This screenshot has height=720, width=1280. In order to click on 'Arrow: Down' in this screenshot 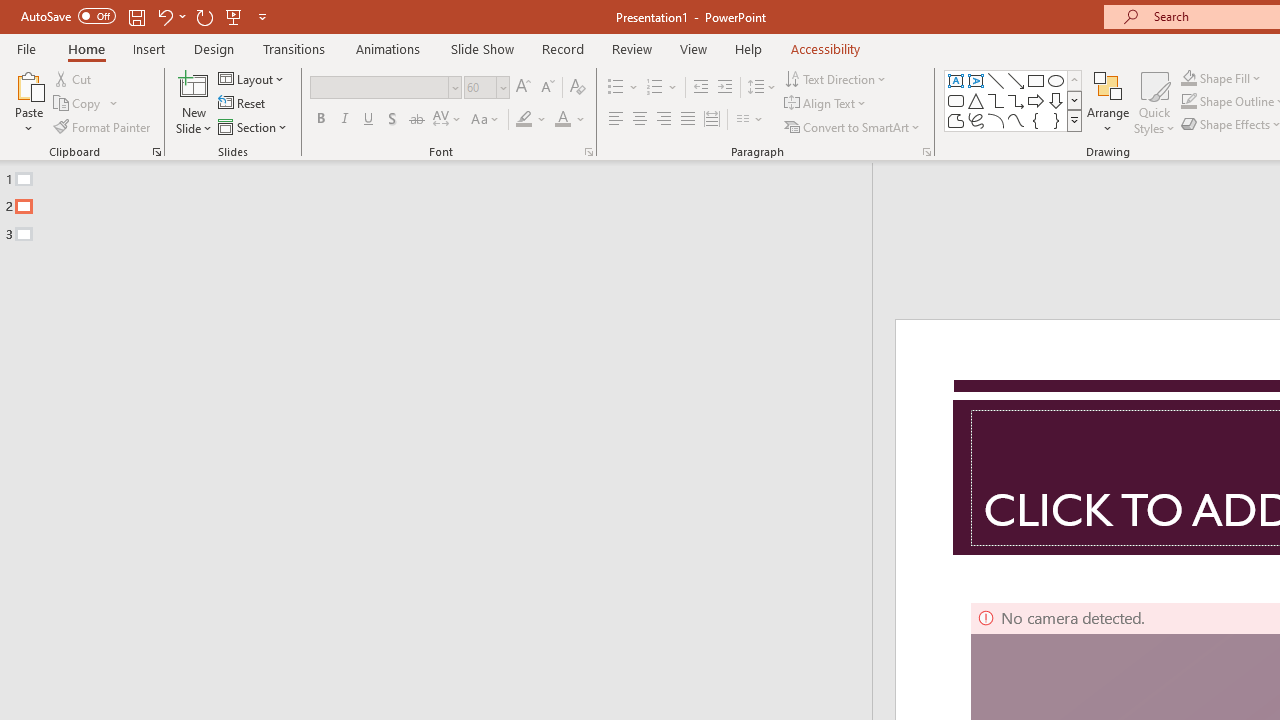, I will do `click(1055, 100)`.